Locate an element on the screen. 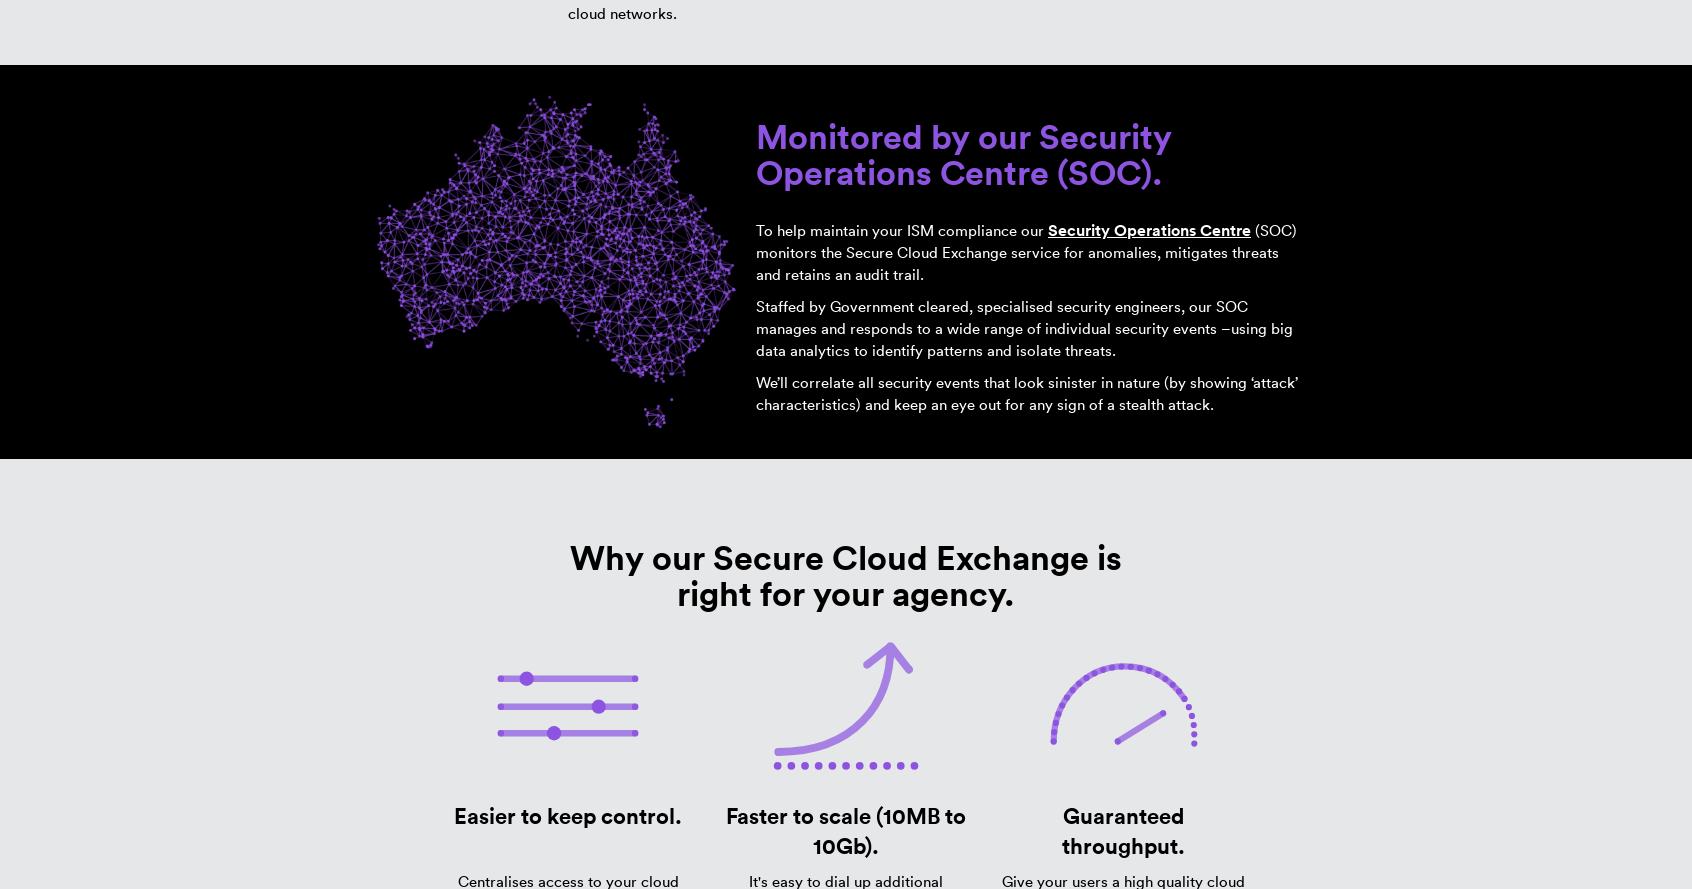  'Monitored by our Security Operations Centre (SOC).' is located at coordinates (963, 153).